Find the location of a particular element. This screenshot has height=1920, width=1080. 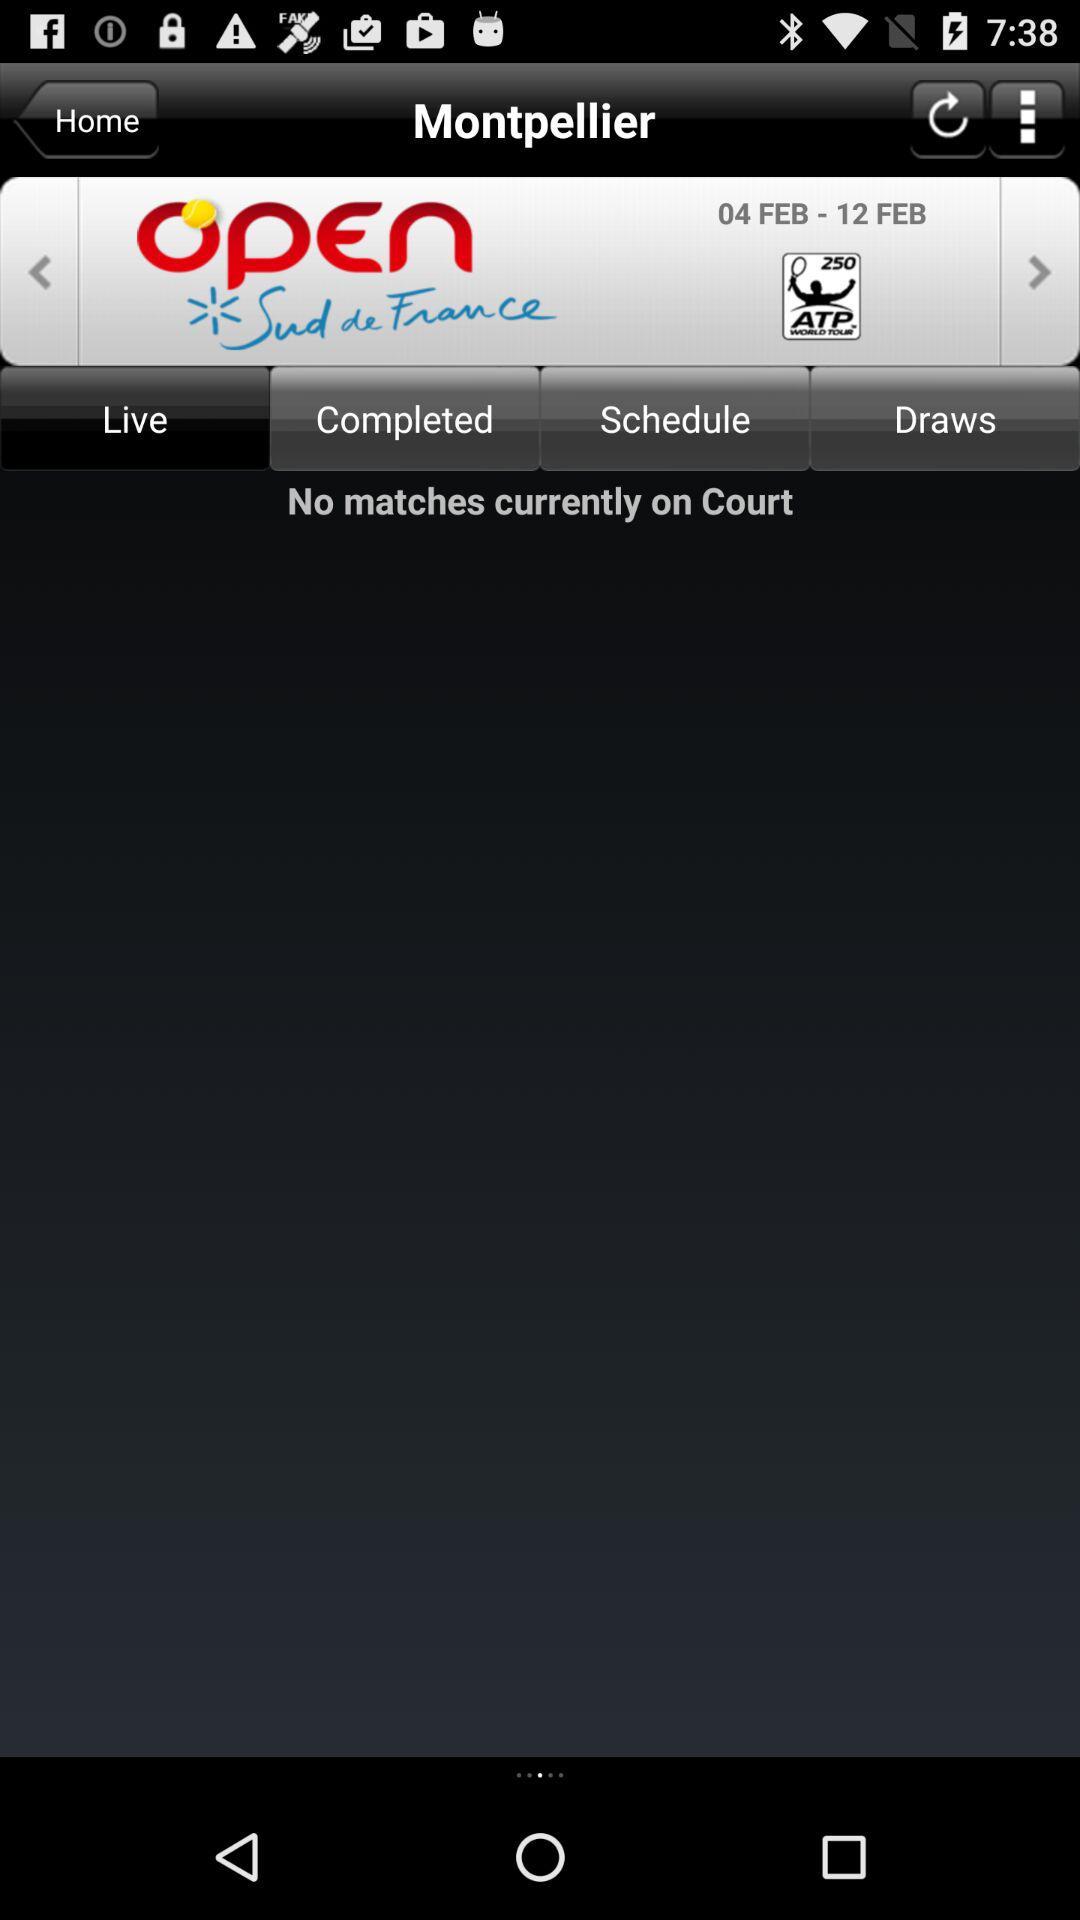

the share icon is located at coordinates (39, 289).